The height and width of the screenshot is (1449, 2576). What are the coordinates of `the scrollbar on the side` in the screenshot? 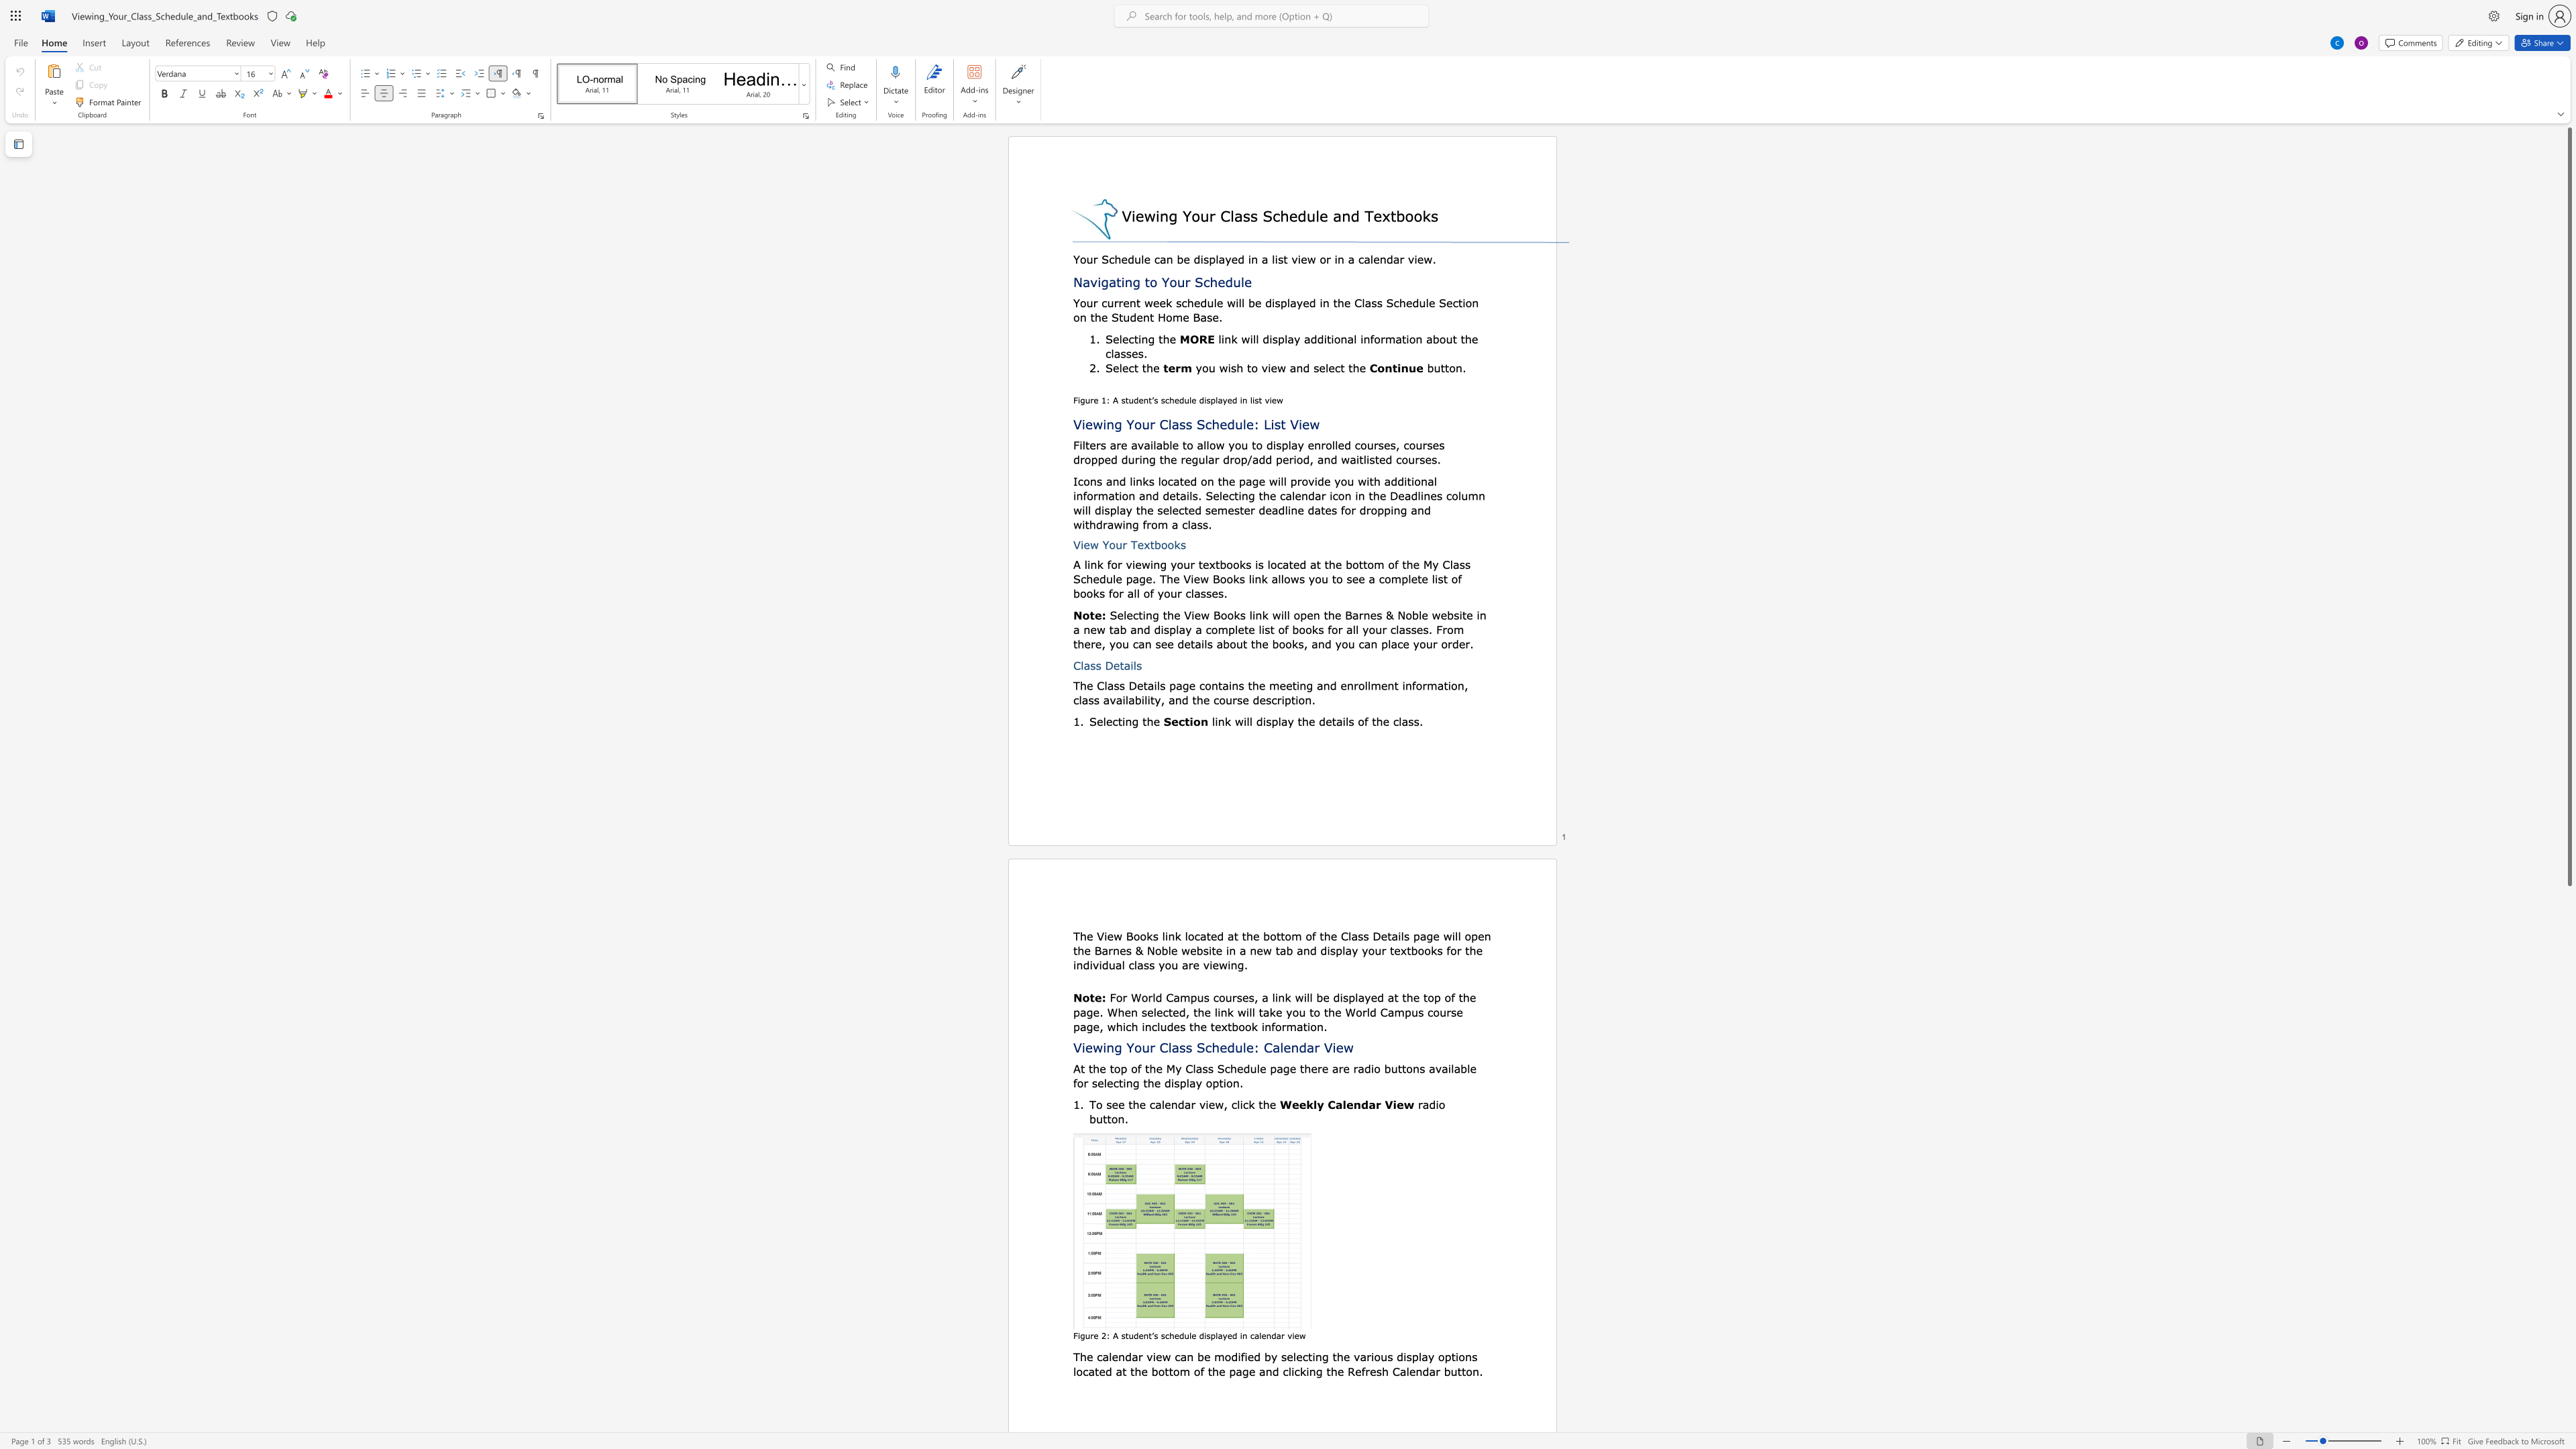 It's located at (2568, 1334).